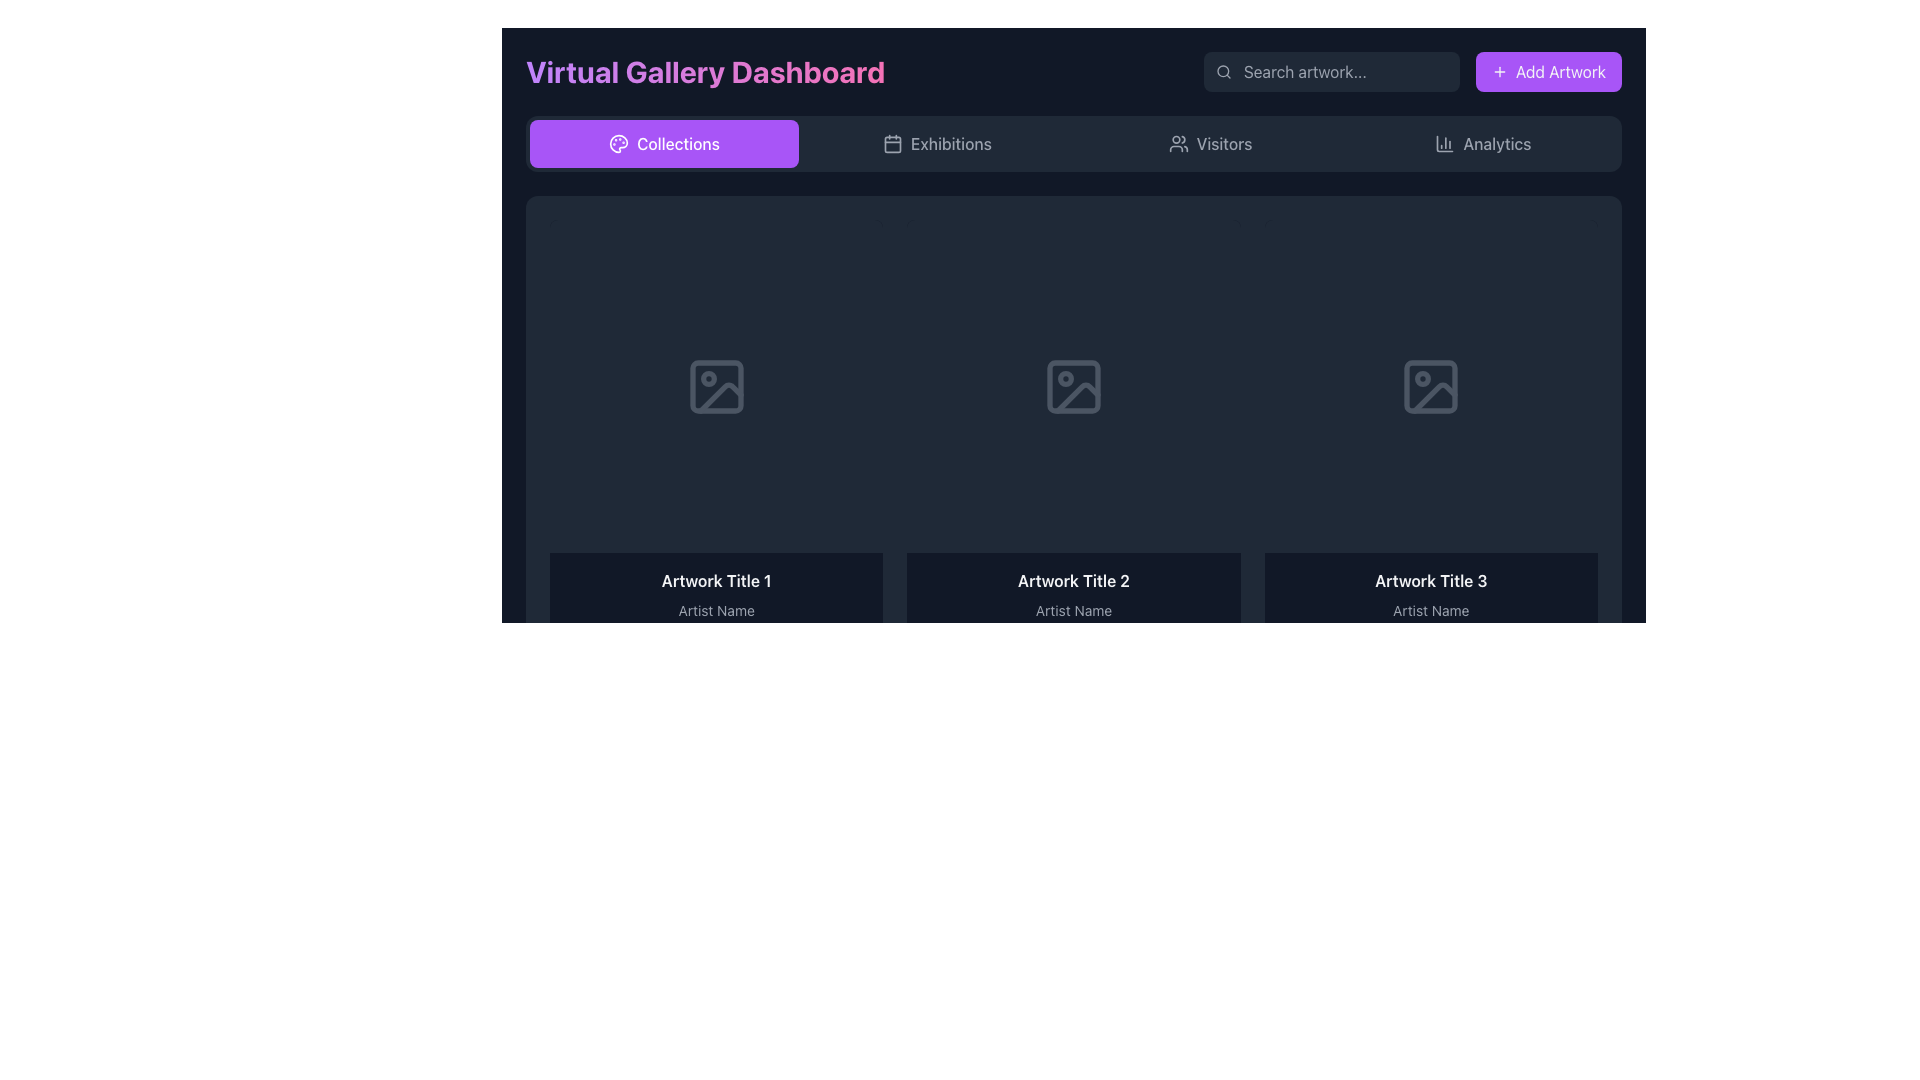 The height and width of the screenshot is (1080, 1920). Describe the element at coordinates (1497, 142) in the screenshot. I see `the 'Analytics' text label located in the navigation bar, positioned between the 'Visitors' option and the edge of the bar` at that location.